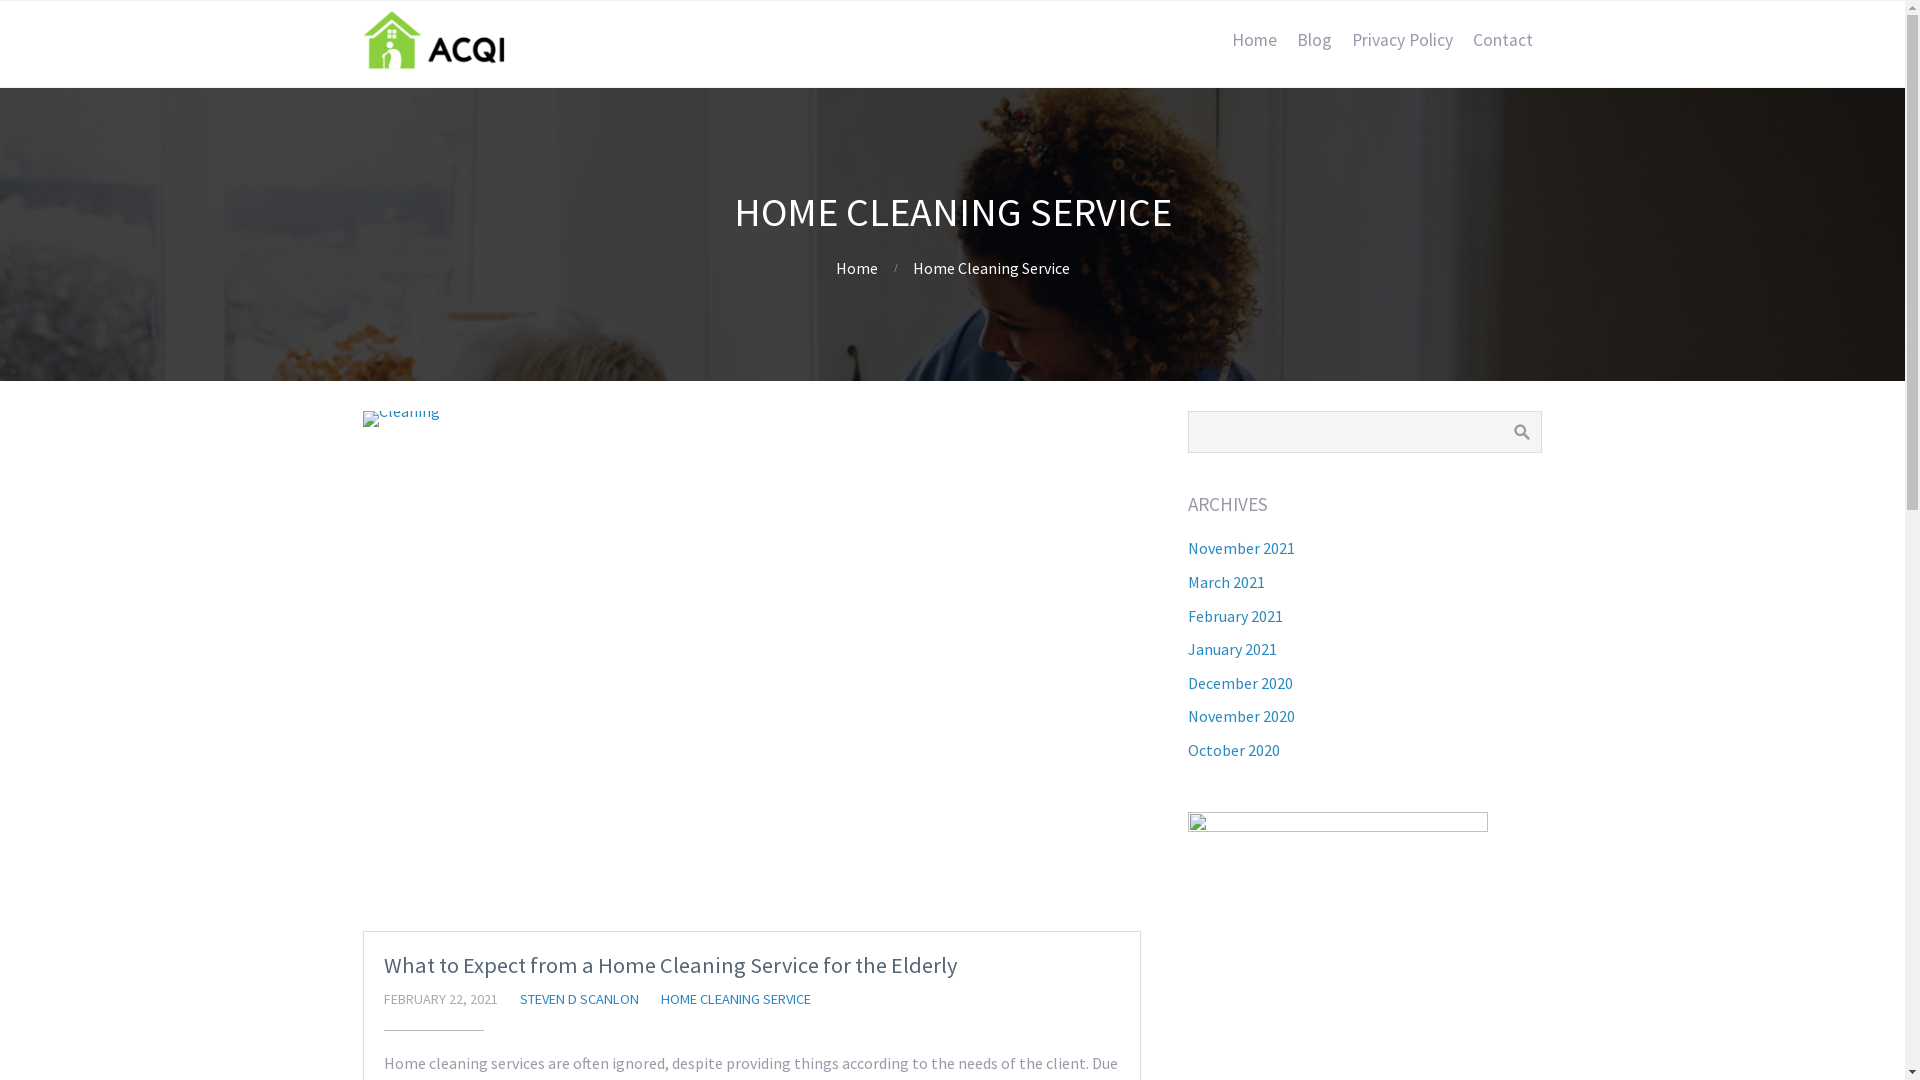 Image resolution: width=1920 pixels, height=1080 pixels. Describe the element at coordinates (1239, 681) in the screenshot. I see `'December 2020'` at that location.